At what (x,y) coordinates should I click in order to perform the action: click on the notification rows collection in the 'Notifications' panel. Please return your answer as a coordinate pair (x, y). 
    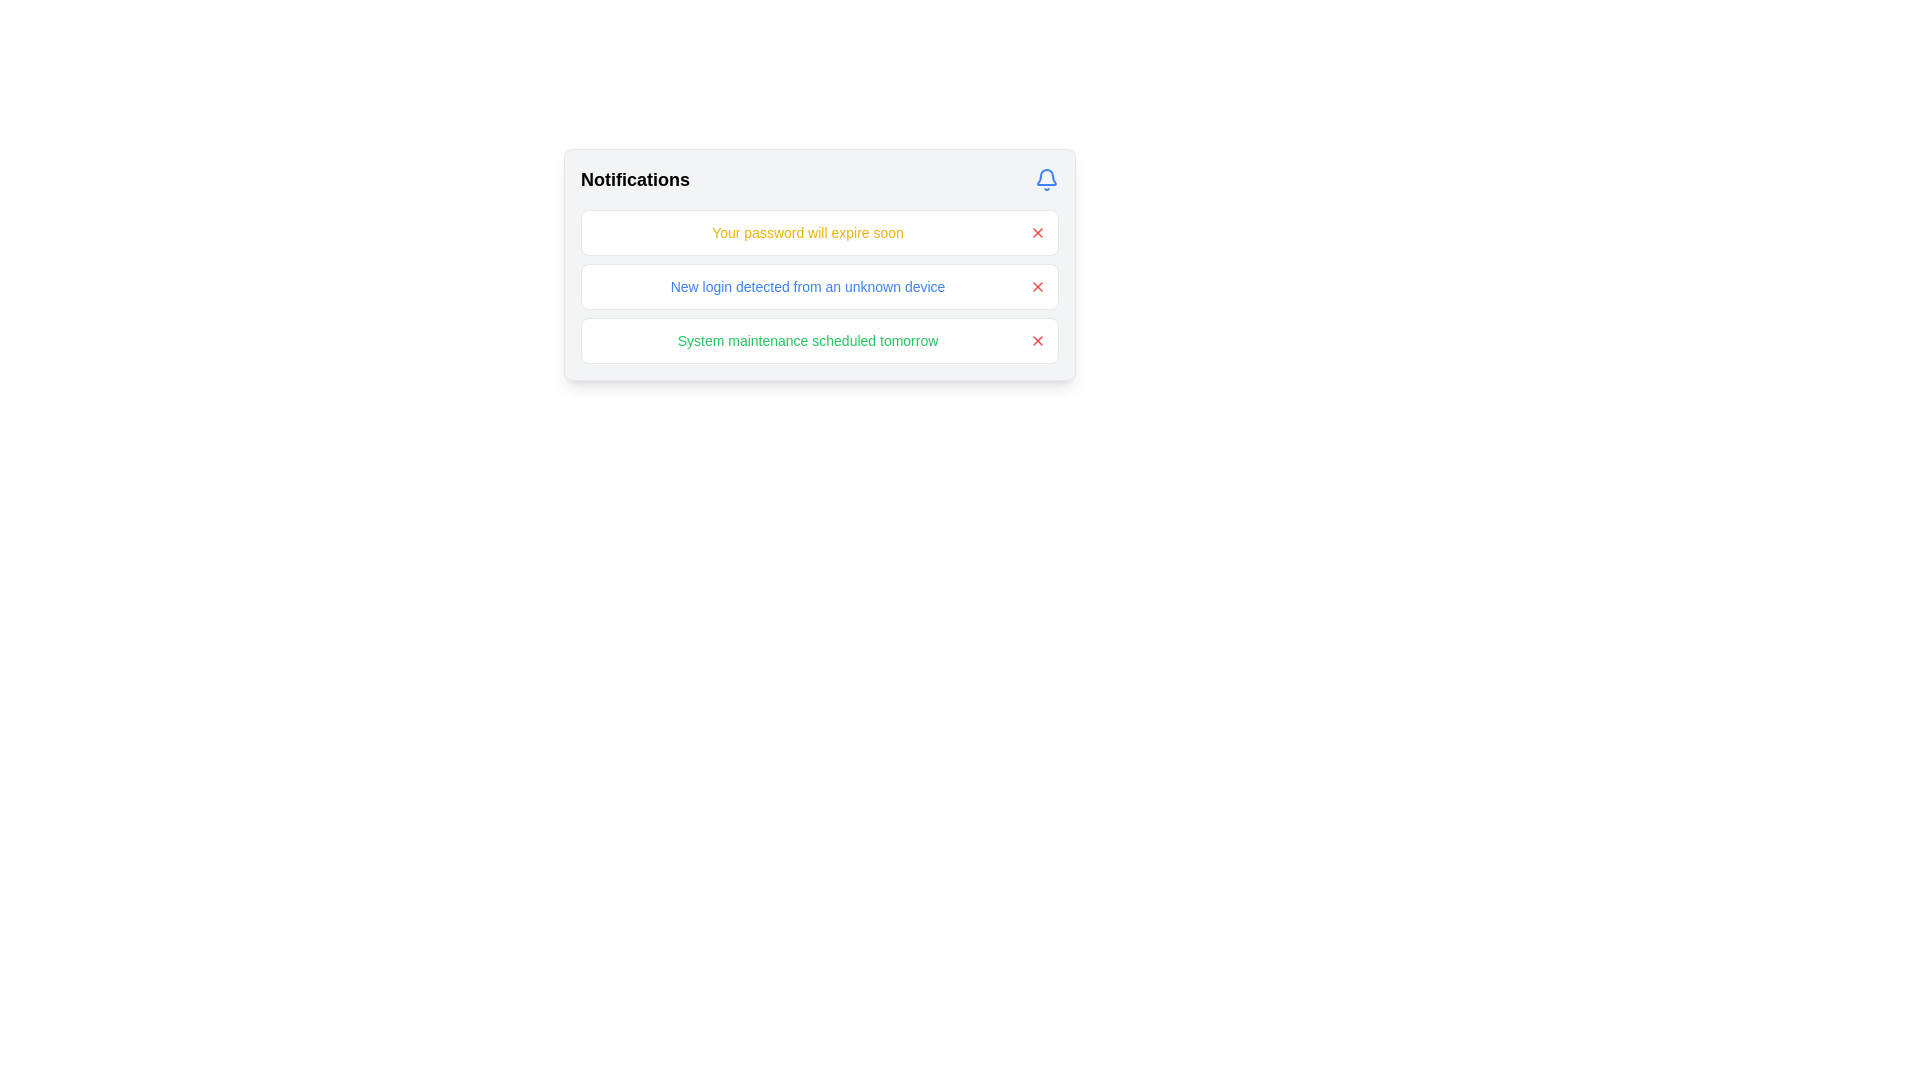
    Looking at the image, I should click on (820, 286).